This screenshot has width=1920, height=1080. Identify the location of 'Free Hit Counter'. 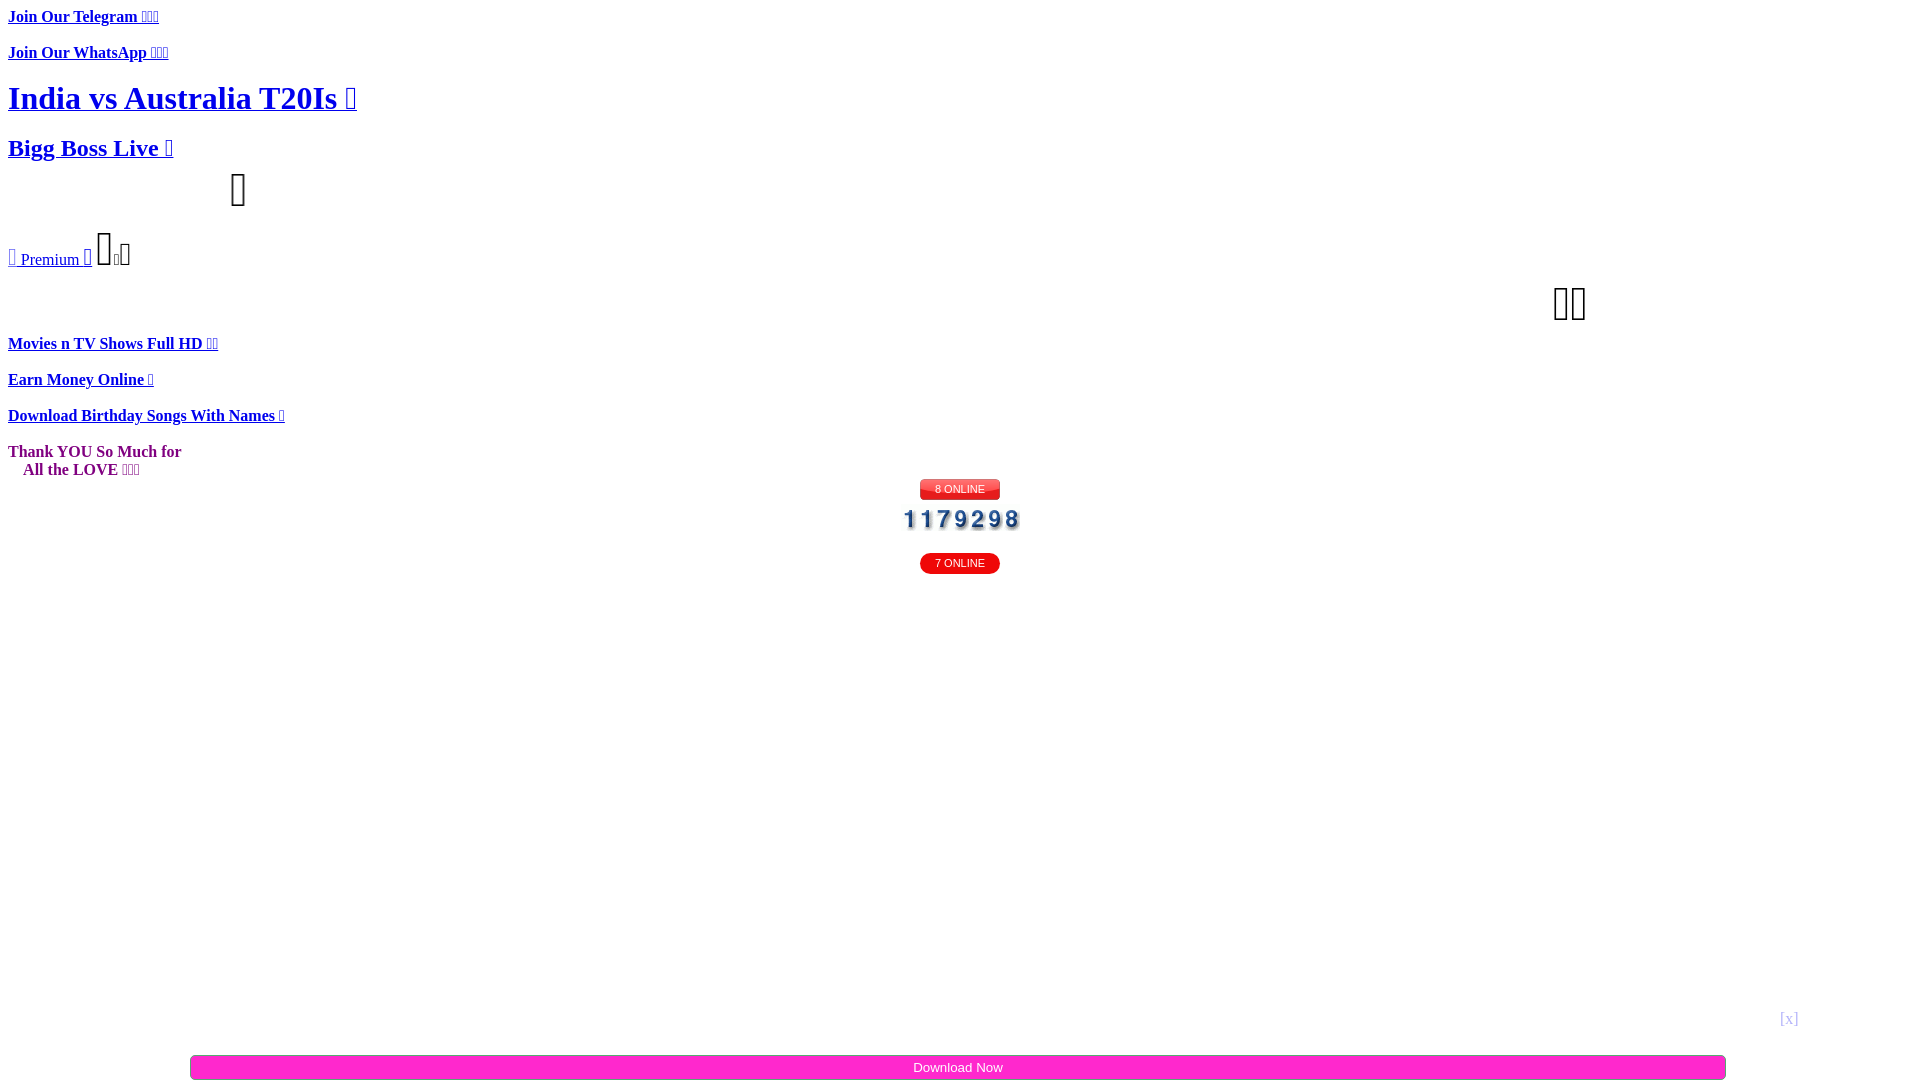
(958, 516).